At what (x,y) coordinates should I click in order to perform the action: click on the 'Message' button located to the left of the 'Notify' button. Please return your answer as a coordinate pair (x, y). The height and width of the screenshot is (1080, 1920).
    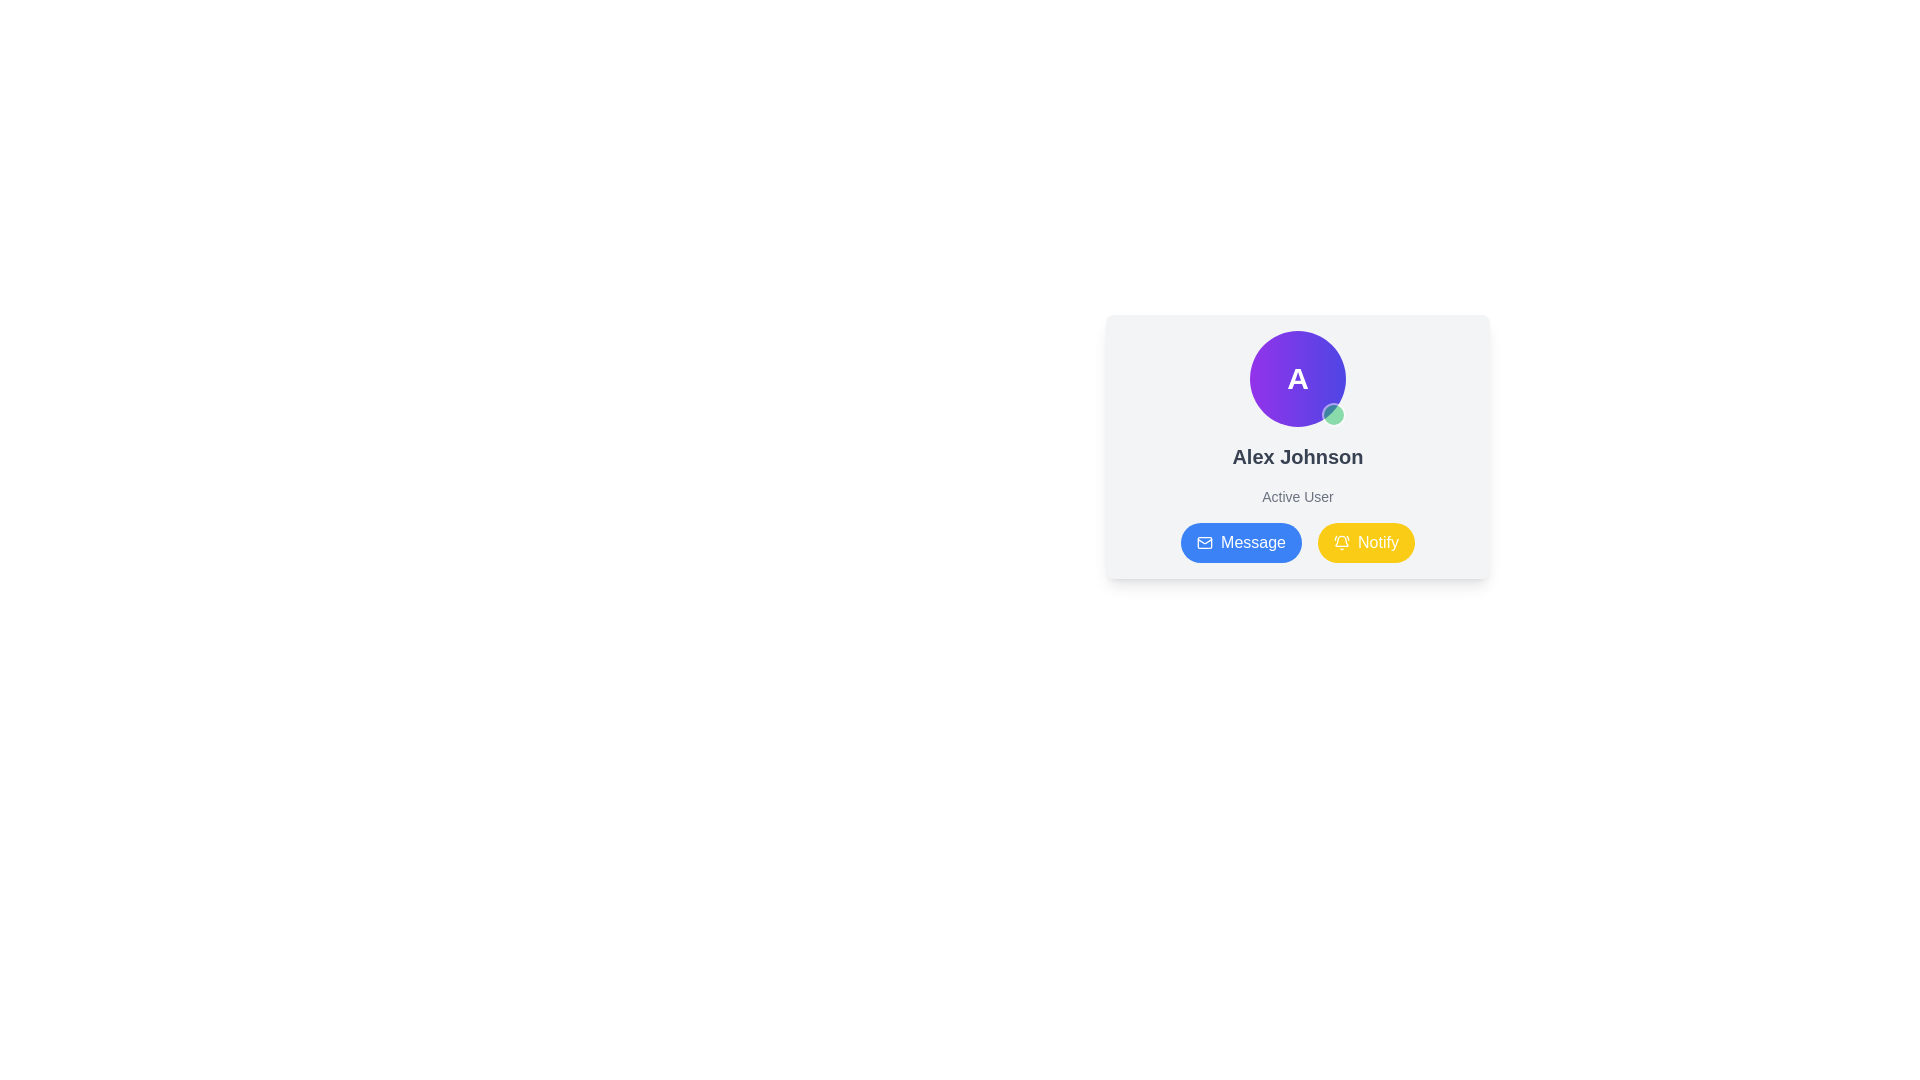
    Looking at the image, I should click on (1240, 543).